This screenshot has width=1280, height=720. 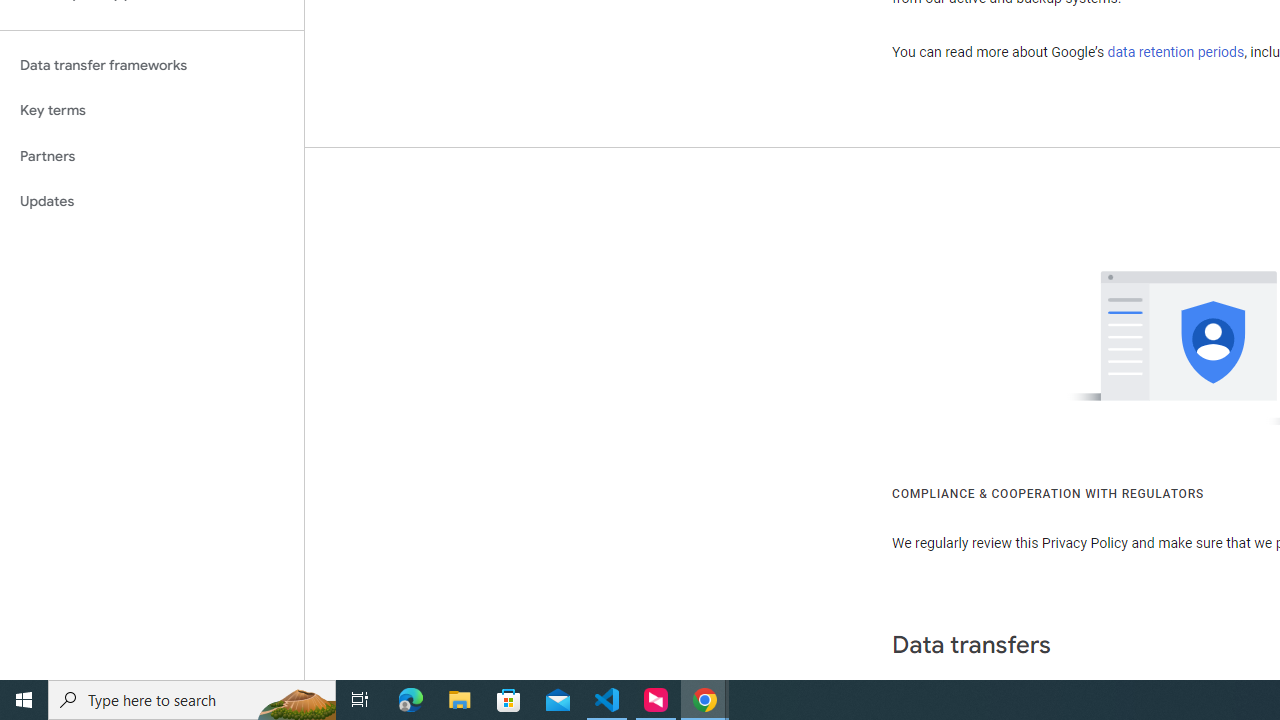 I want to click on 'data retention periods', so click(x=1176, y=51).